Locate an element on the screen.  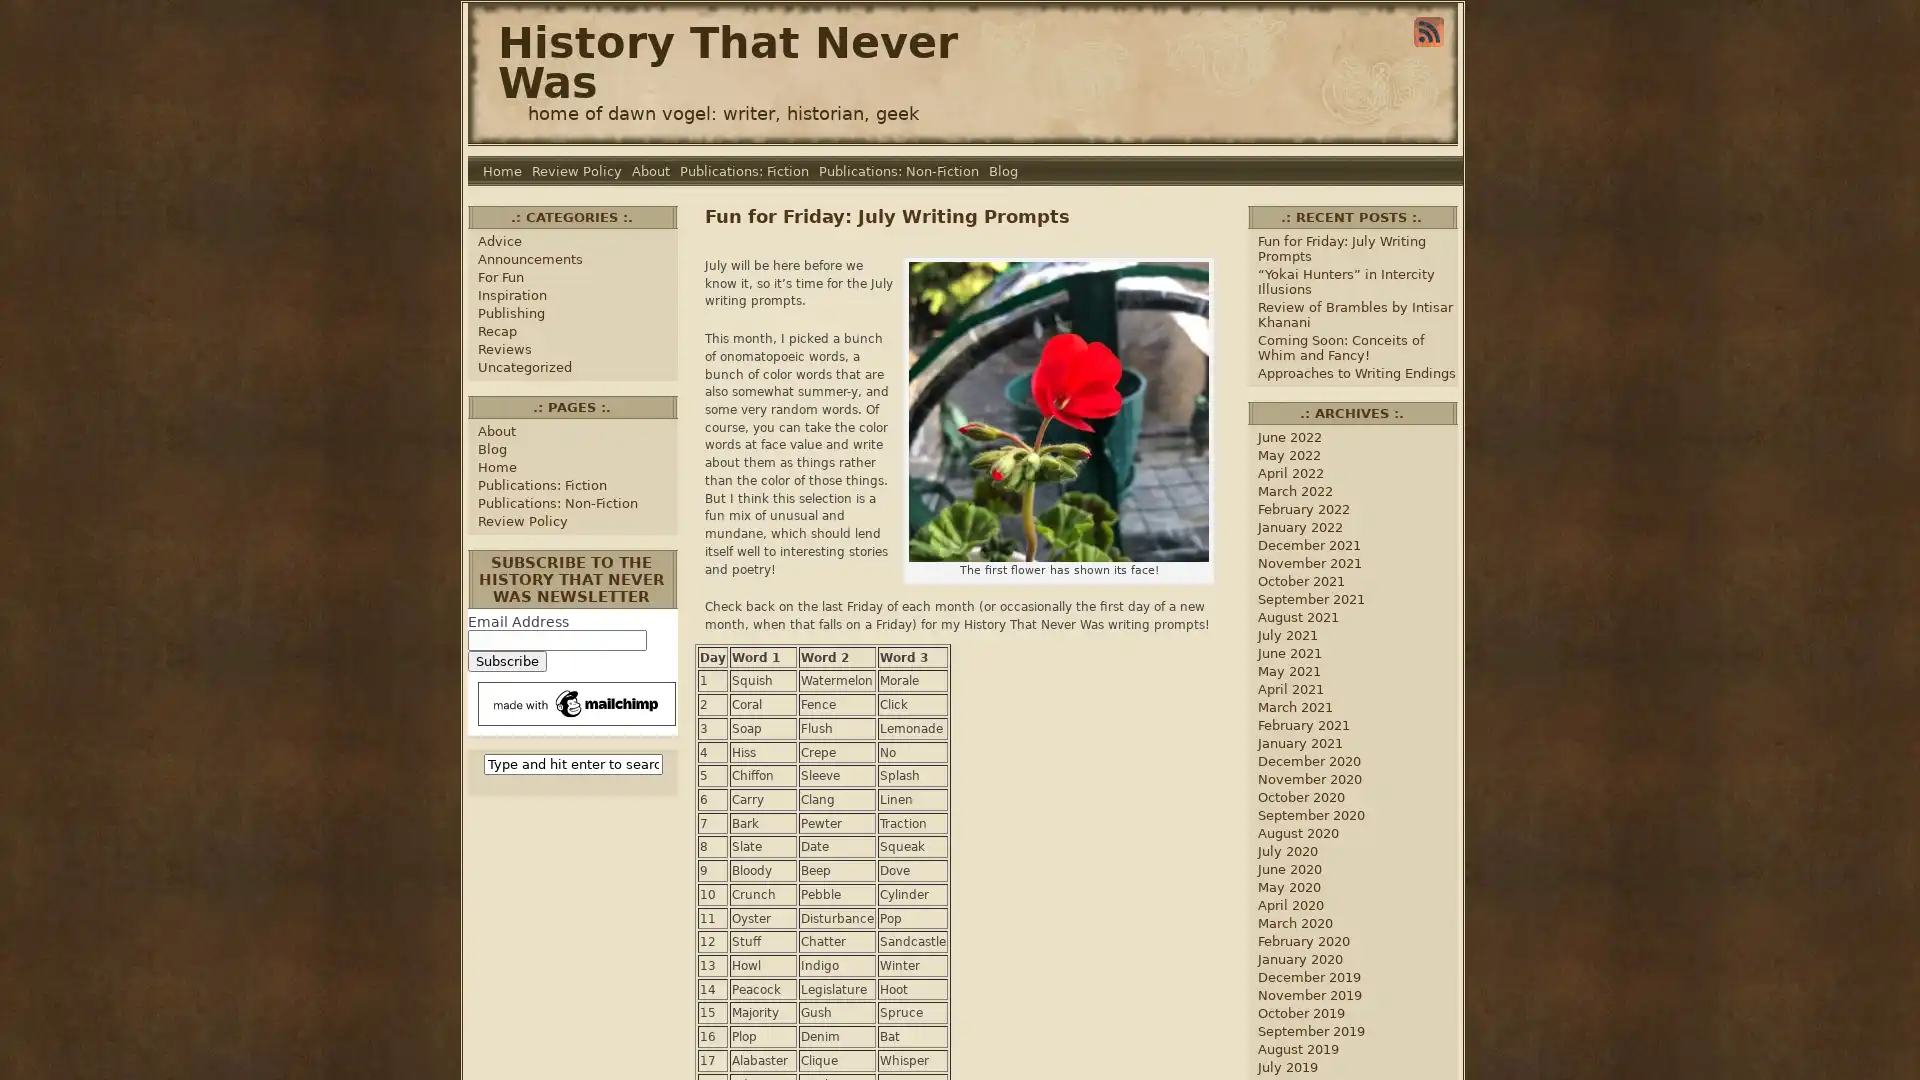
Subscribe is located at coordinates (507, 661).